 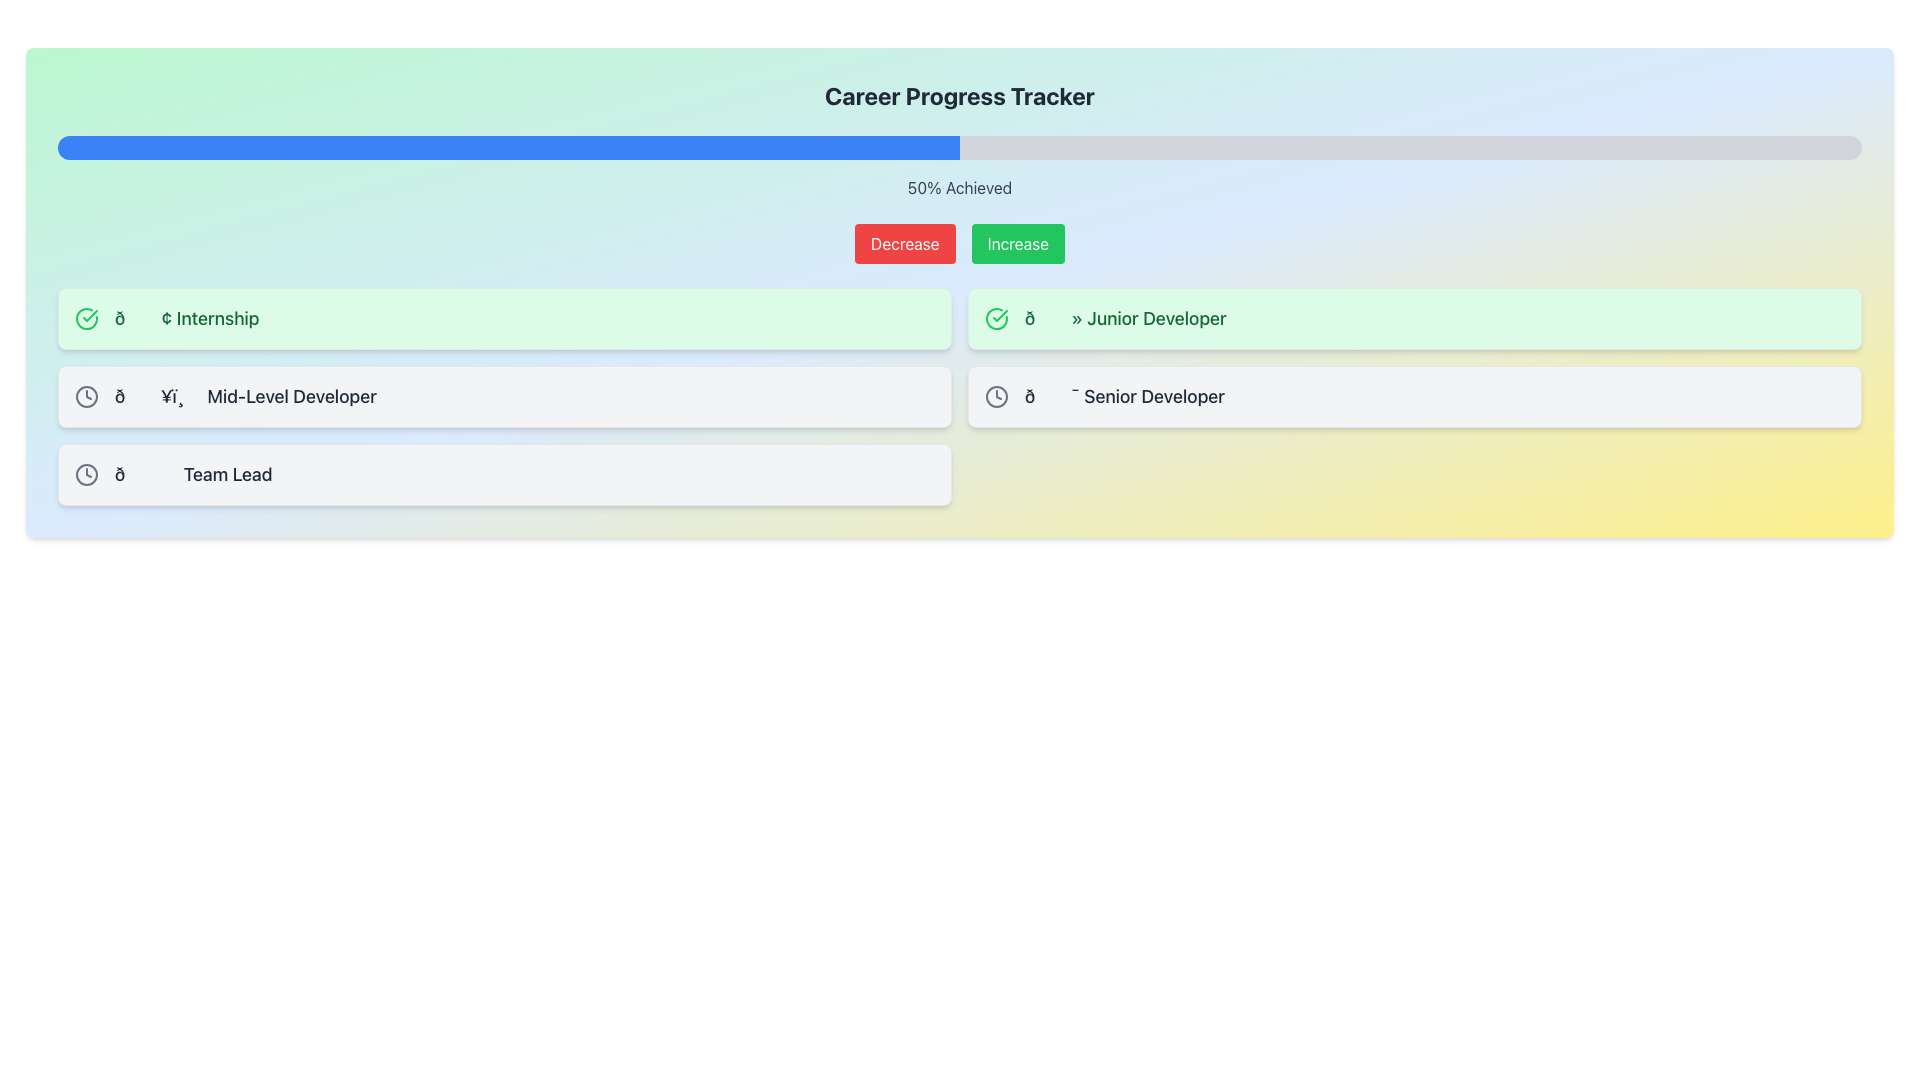 I want to click on the confirmation icon located on the left side of the textual description for the 'Junior Developer' role in the green-highlighted card, so click(x=997, y=318).